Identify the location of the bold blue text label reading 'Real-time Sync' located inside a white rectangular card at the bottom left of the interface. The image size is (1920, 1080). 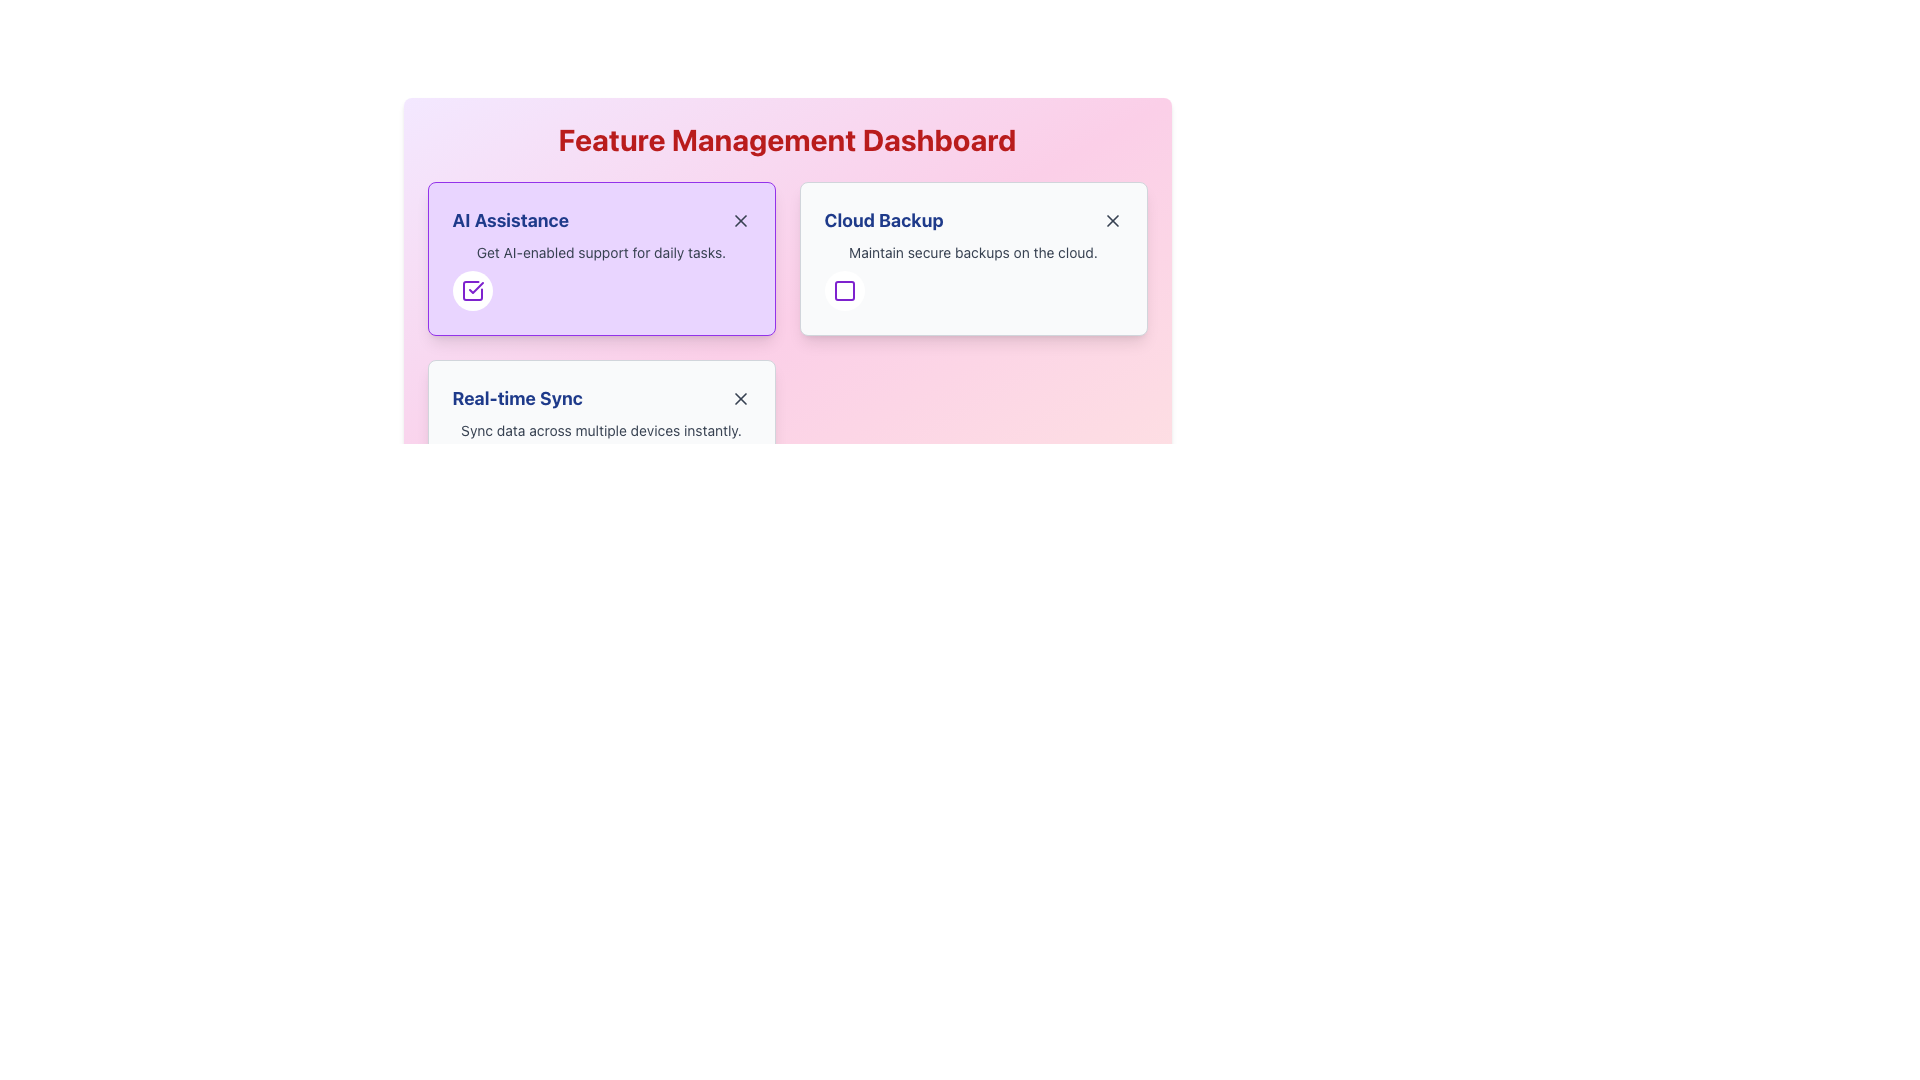
(517, 398).